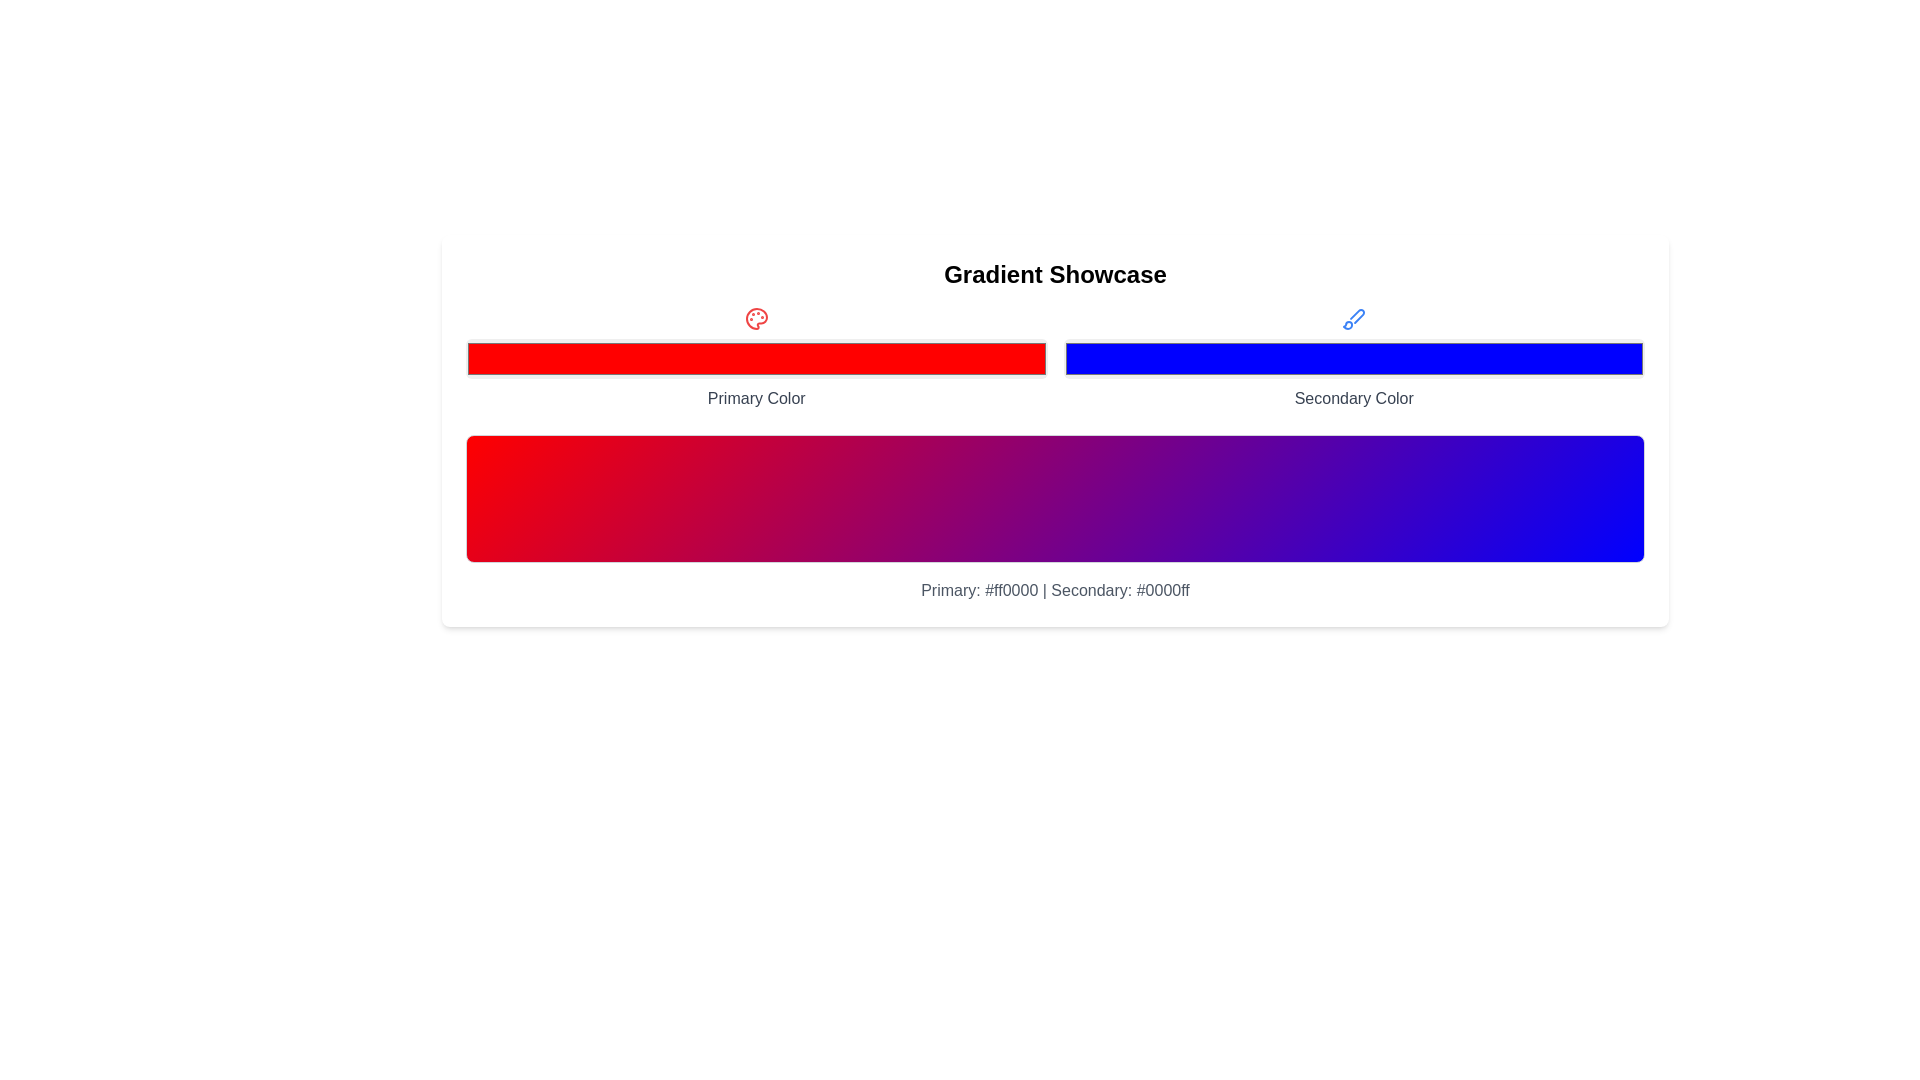 This screenshot has width=1920, height=1080. What do you see at coordinates (1120, 589) in the screenshot?
I see `the static text displaying 'Secondary: #0000ff'` at bounding box center [1120, 589].